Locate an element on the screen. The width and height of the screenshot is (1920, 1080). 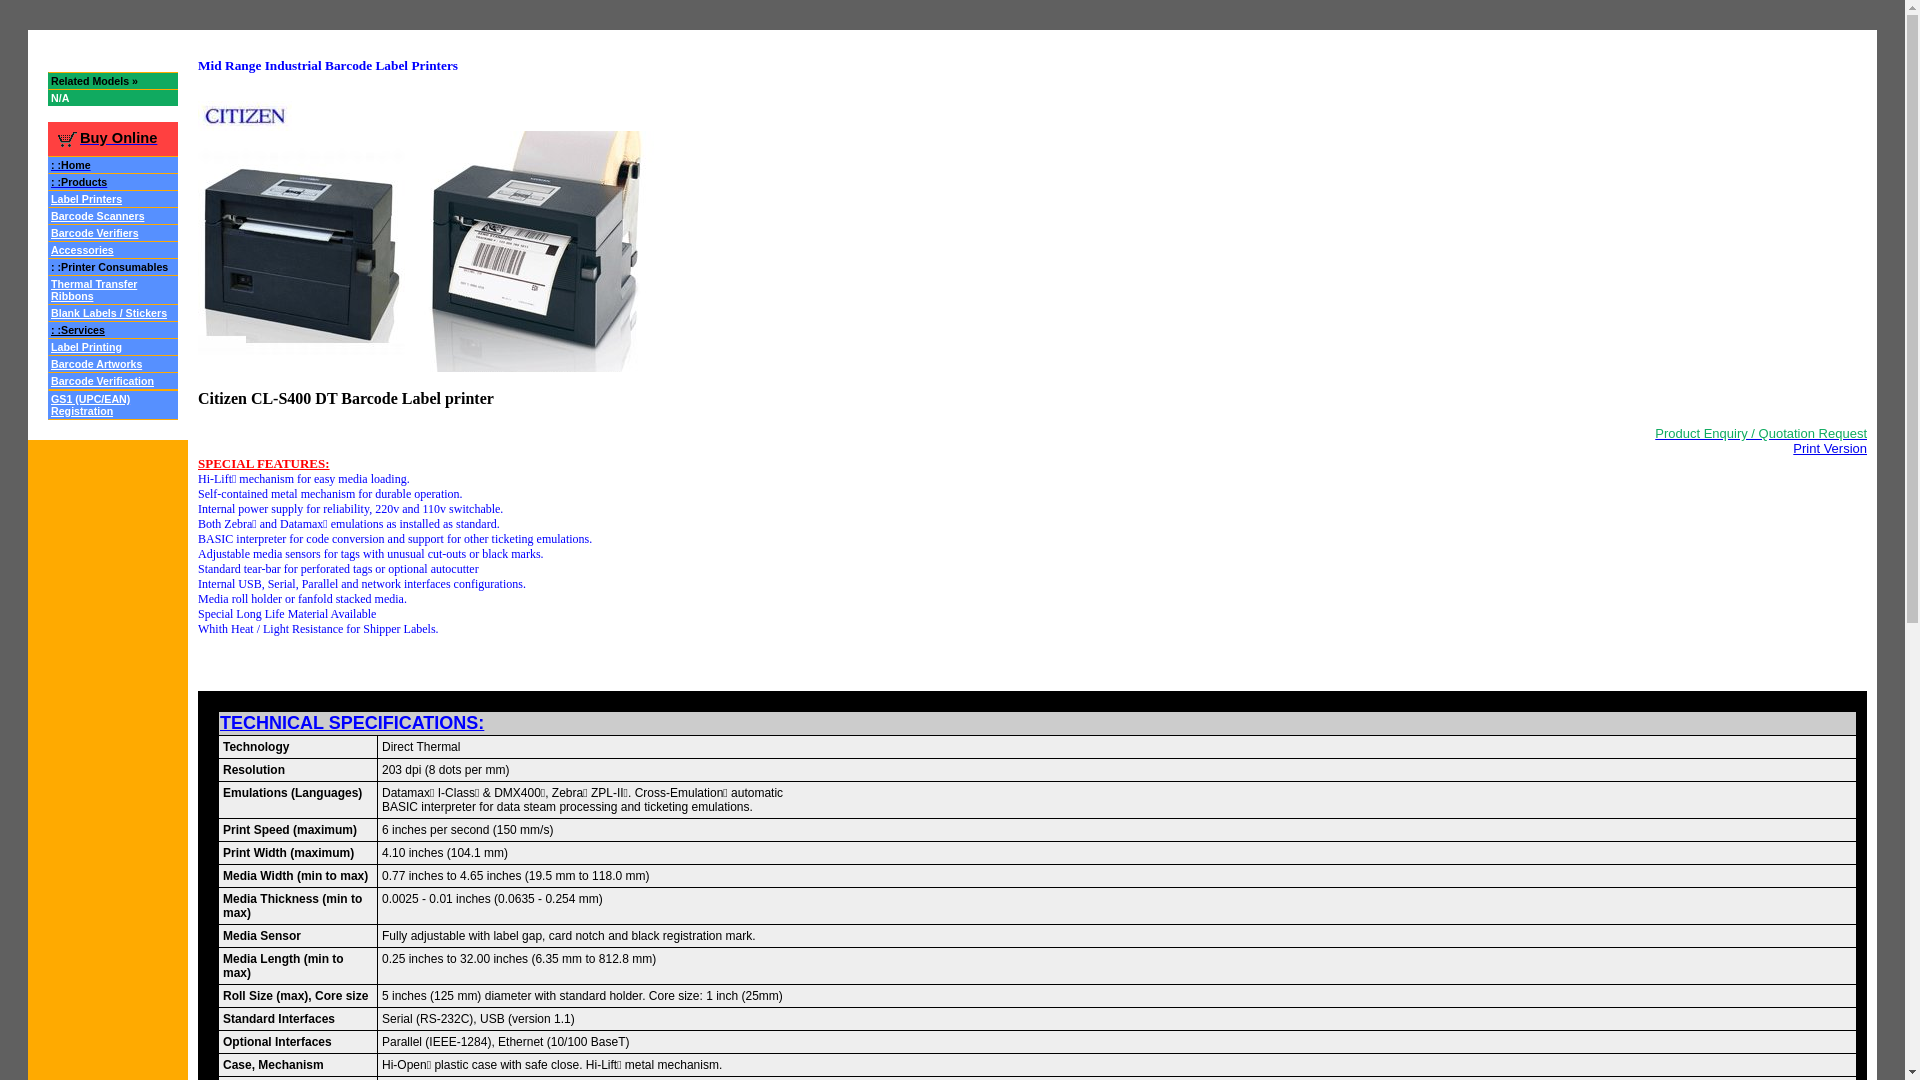
'Barcode Artworks' is located at coordinates (95, 362).